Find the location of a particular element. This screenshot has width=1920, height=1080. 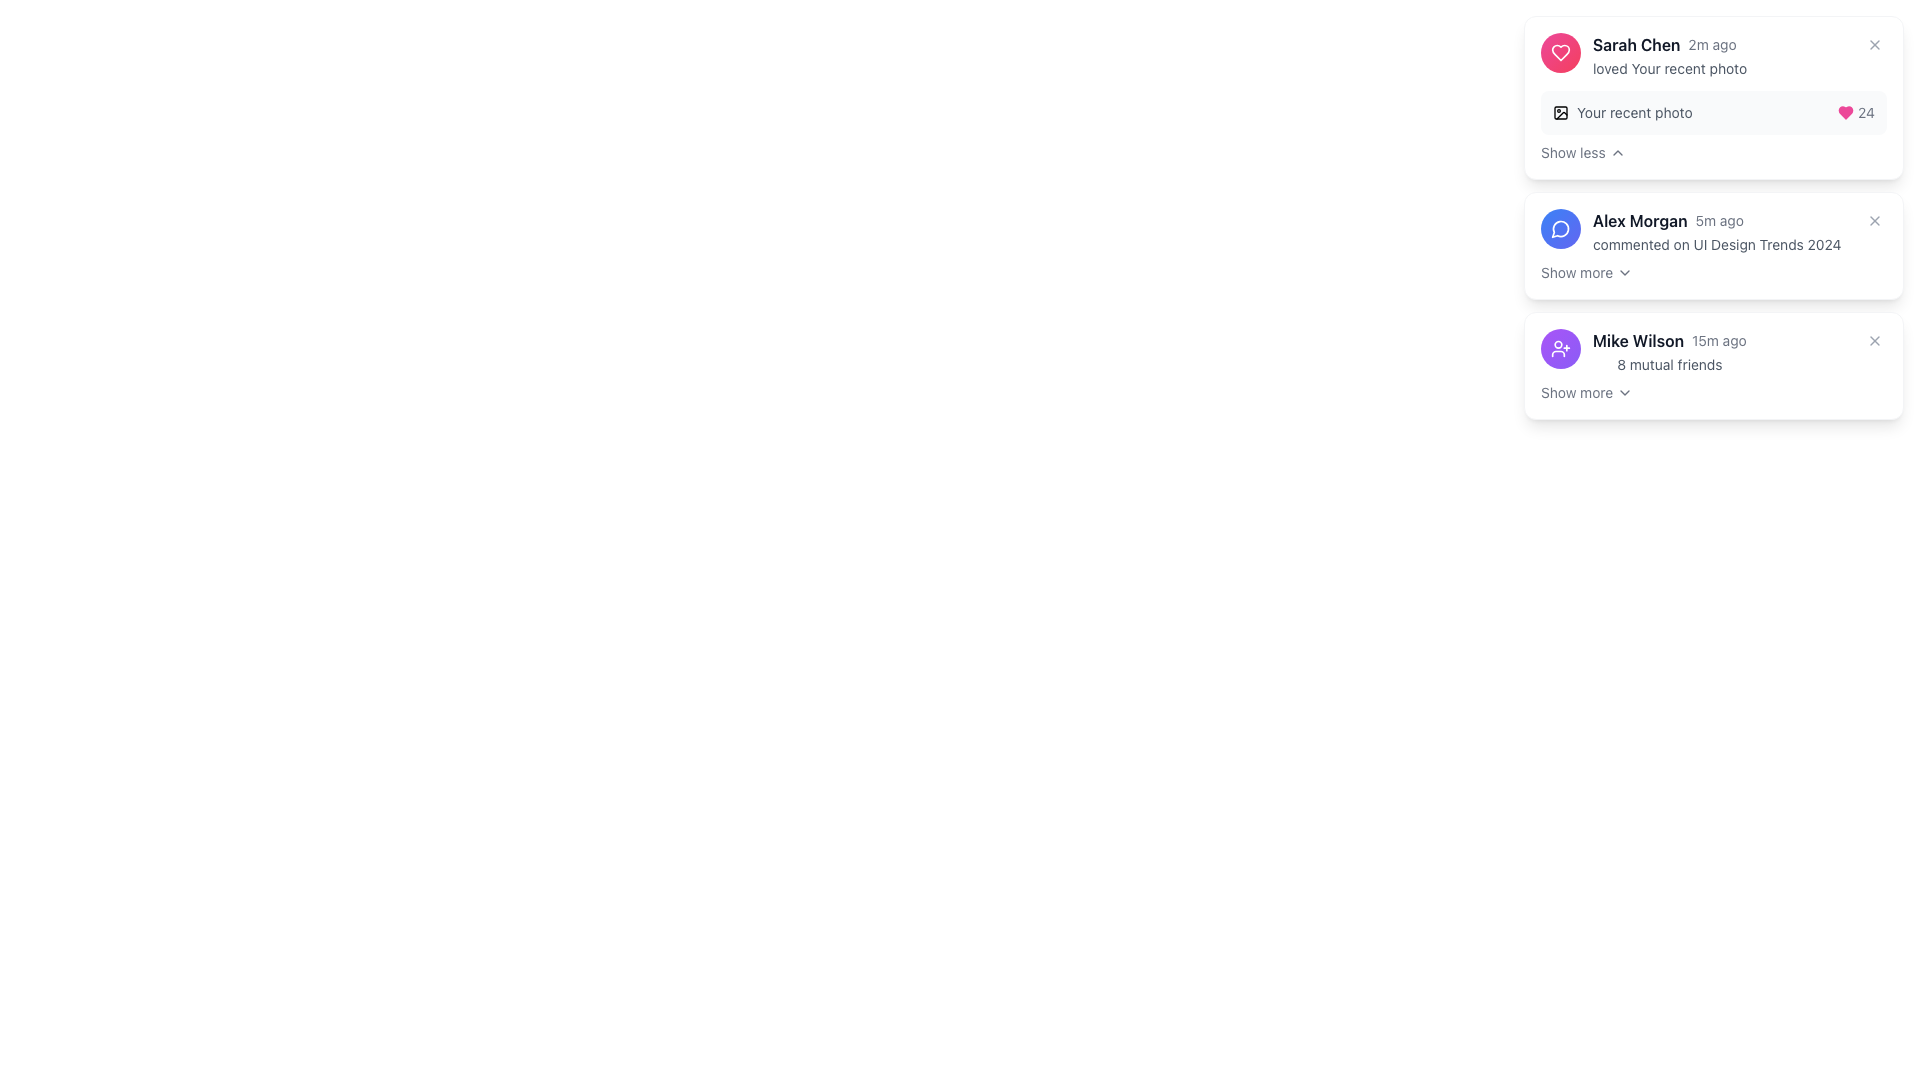

the 'like' SVG icon located in the top-right card of the interface, which is positioned left of the numeric label '24' is located at coordinates (1845, 112).